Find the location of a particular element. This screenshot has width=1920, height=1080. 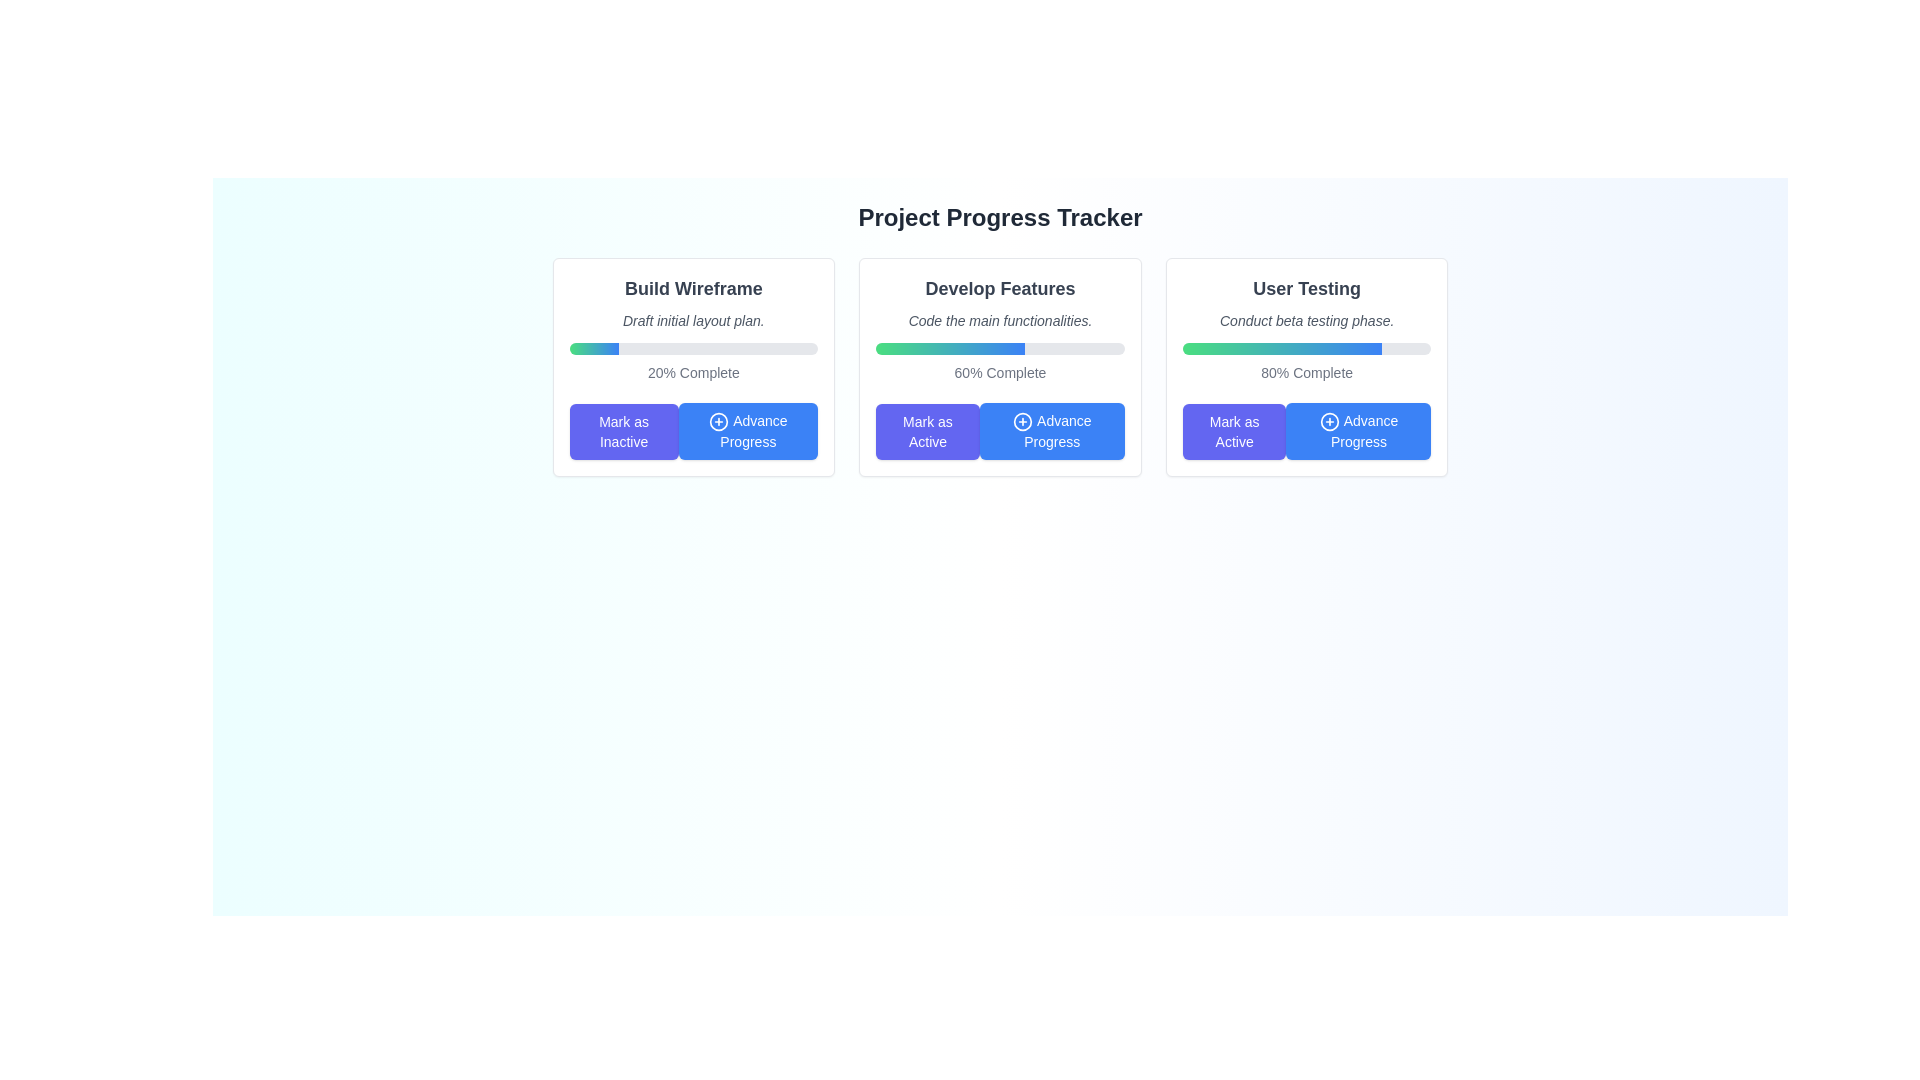

the second button in the 'Build Wireframe' section is located at coordinates (747, 430).